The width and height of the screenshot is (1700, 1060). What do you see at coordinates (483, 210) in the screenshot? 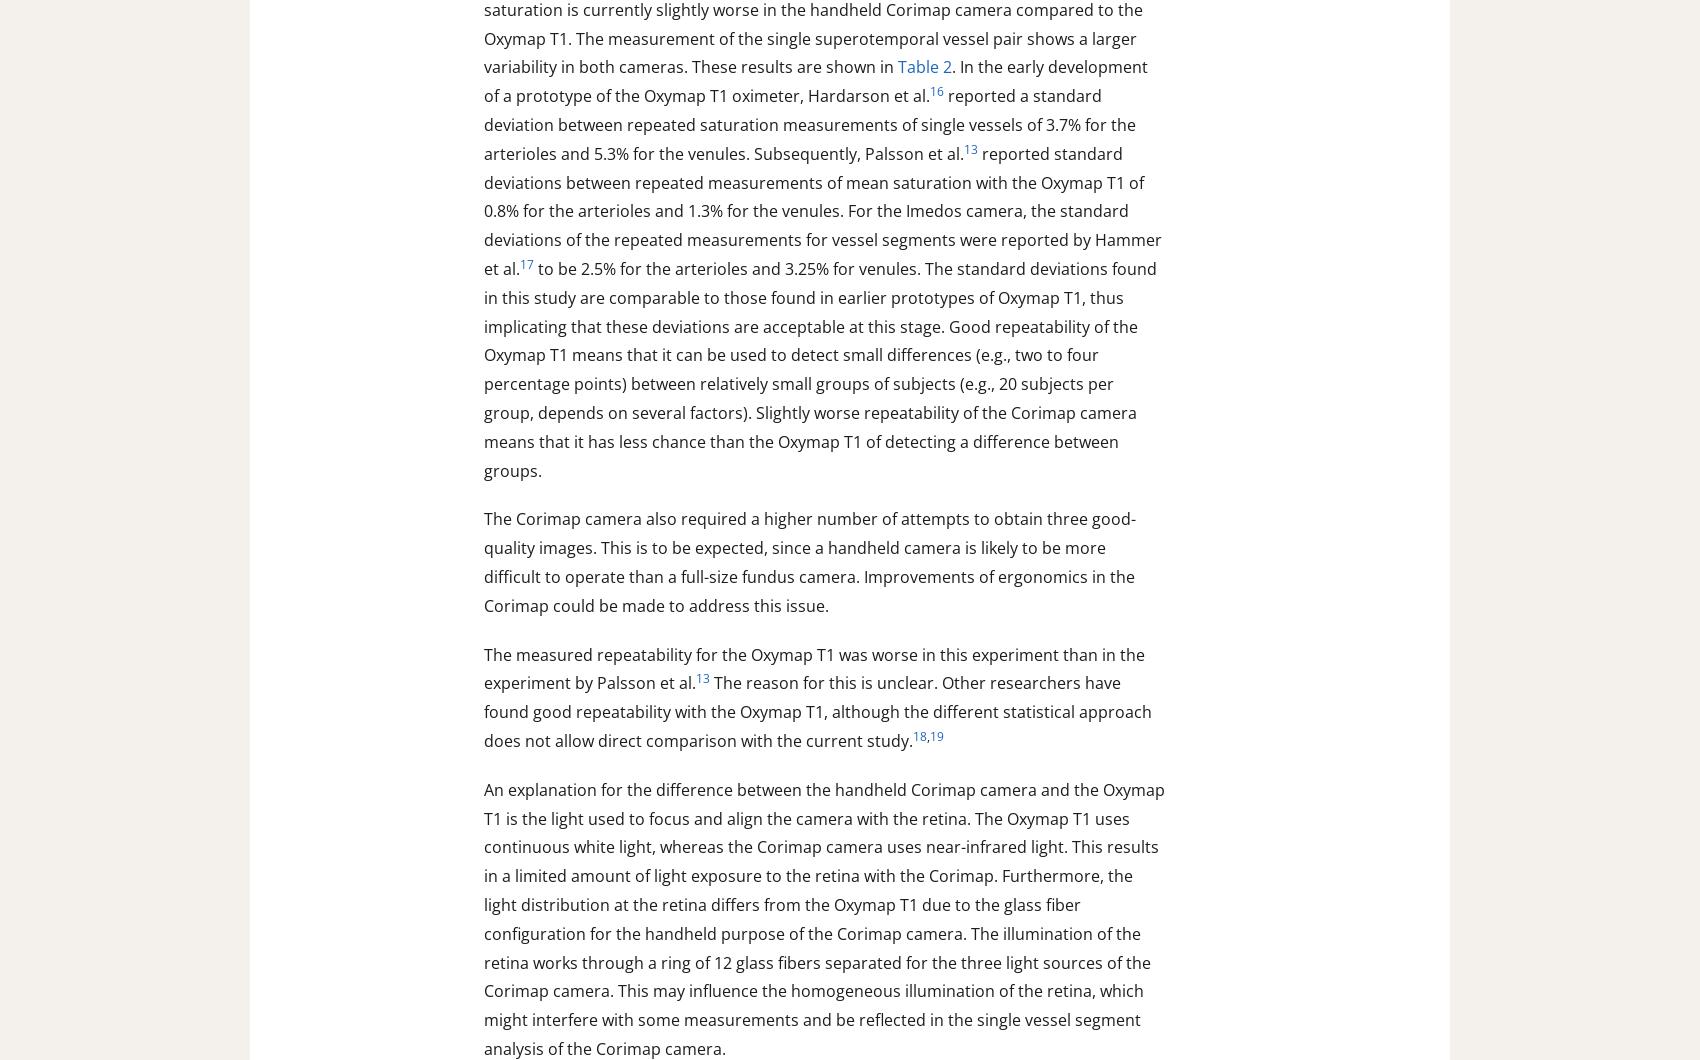
I see `'reported standard deviations between repeated measurements of mean saturation with the Oxymap T1 of 0.8% for the arterioles and 1.3% for the venules. For the Imedos camera, the standard deviations of the repeated measurements for vessel segments were reported by Hammer et al.'` at bounding box center [483, 210].